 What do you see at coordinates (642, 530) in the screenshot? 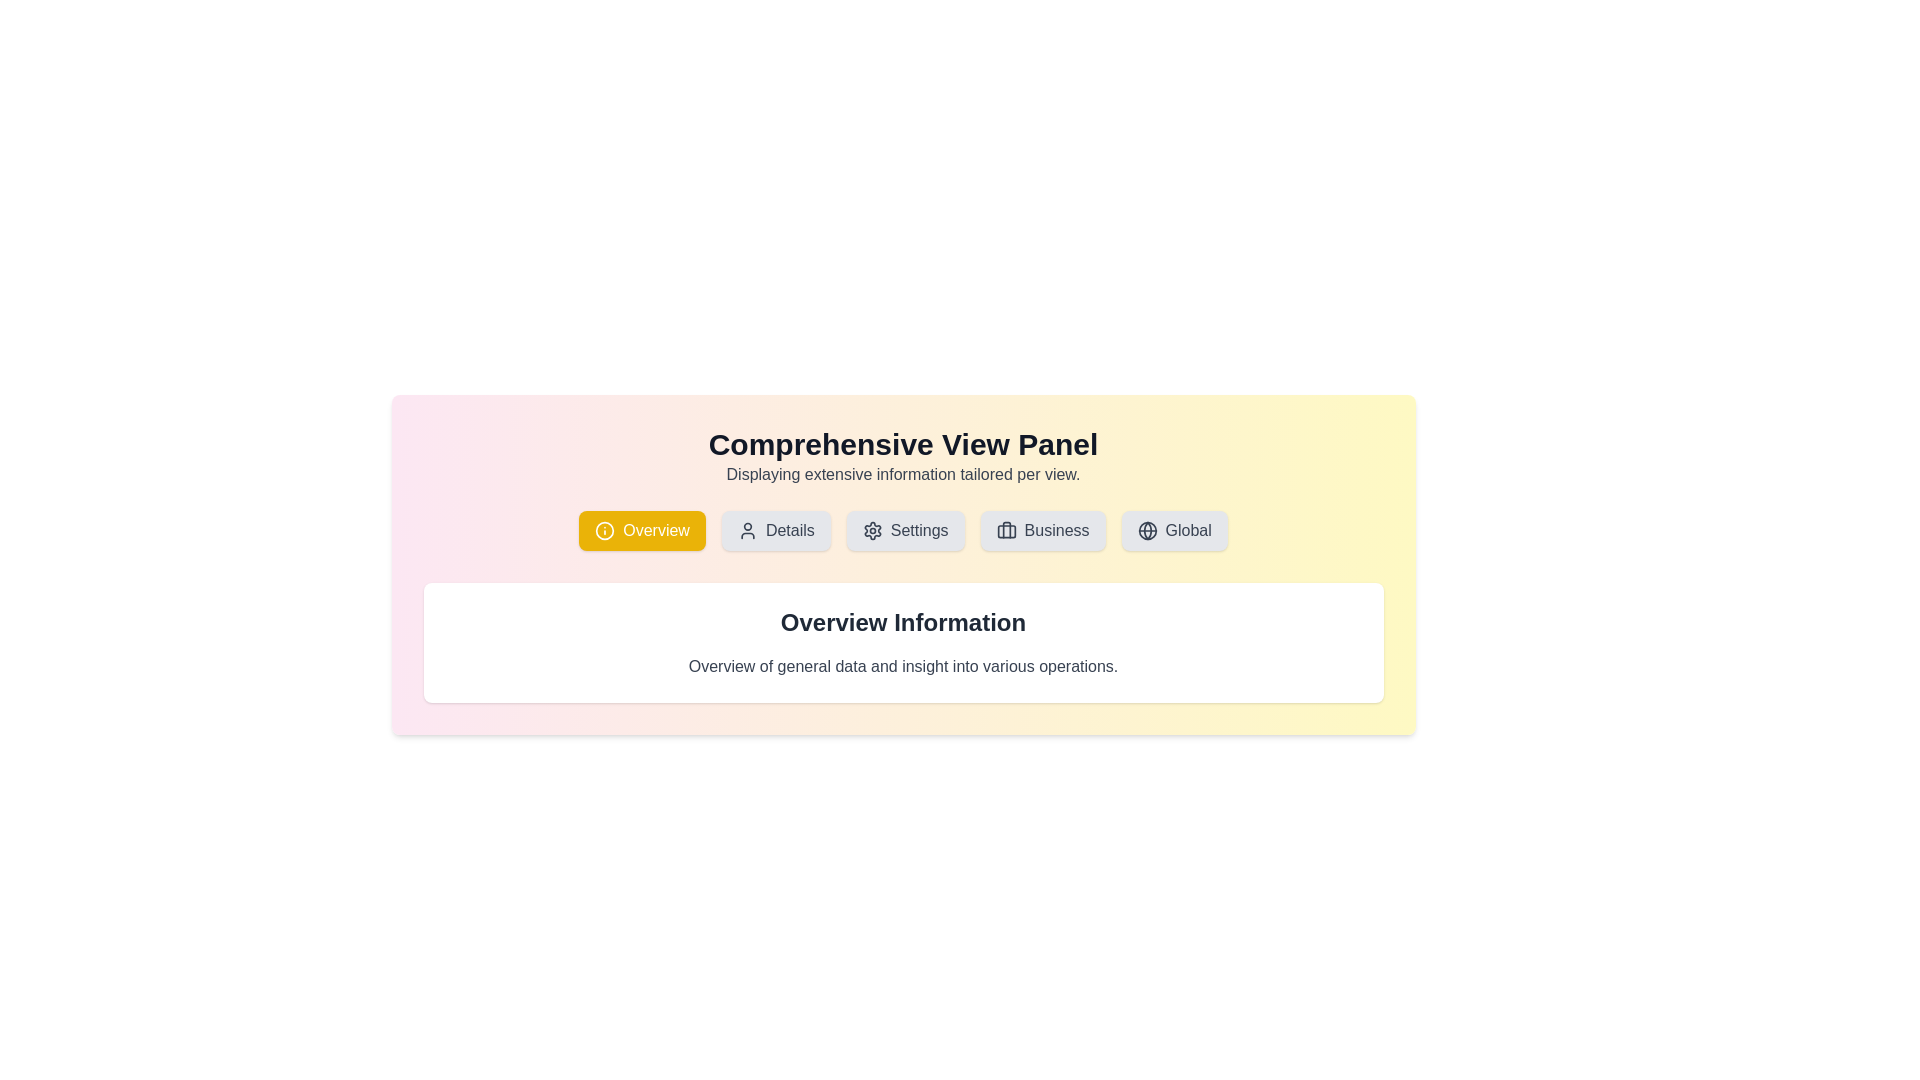
I see `the yellow navigation button labeled 'Overview' with an 'i' icon` at bounding box center [642, 530].